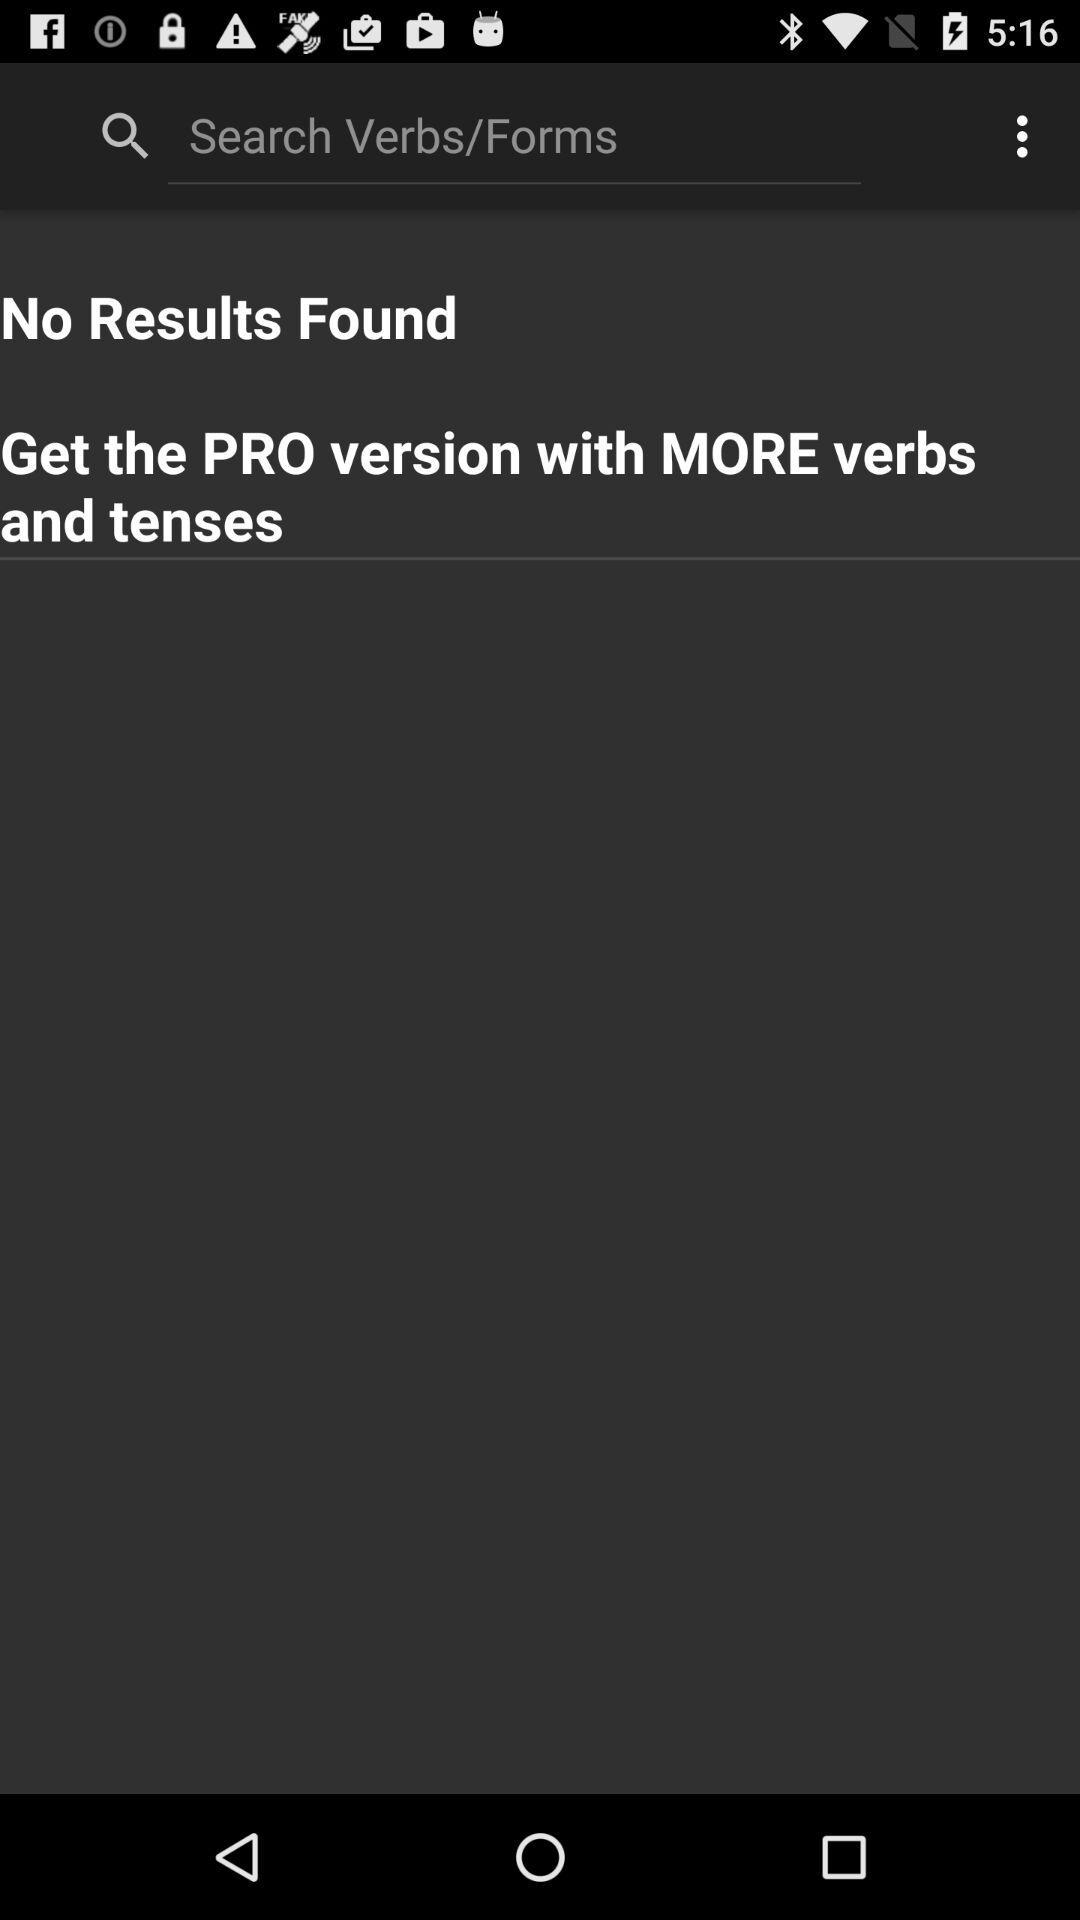  What do you see at coordinates (1027, 135) in the screenshot?
I see `the icon at the top right corner` at bounding box center [1027, 135].